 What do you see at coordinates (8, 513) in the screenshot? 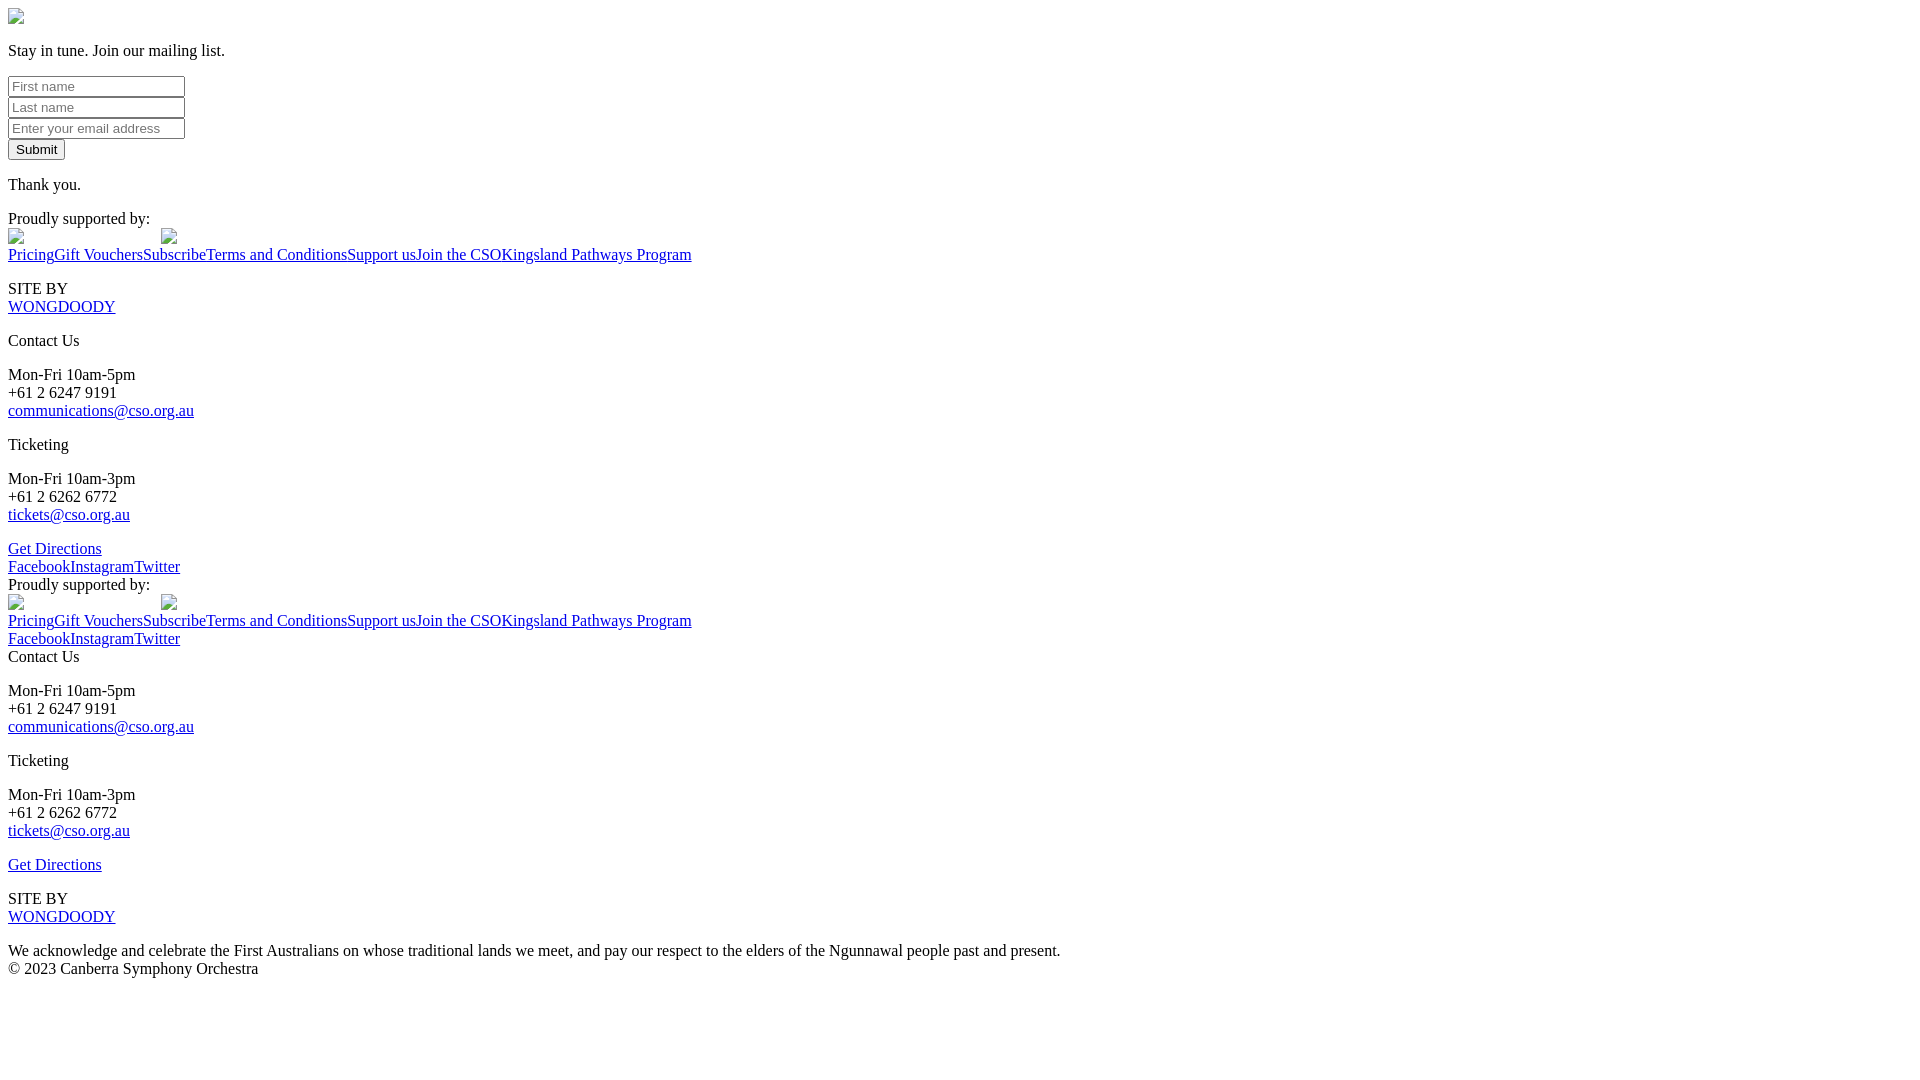
I see `'tickets@cso.org.au'` at bounding box center [8, 513].